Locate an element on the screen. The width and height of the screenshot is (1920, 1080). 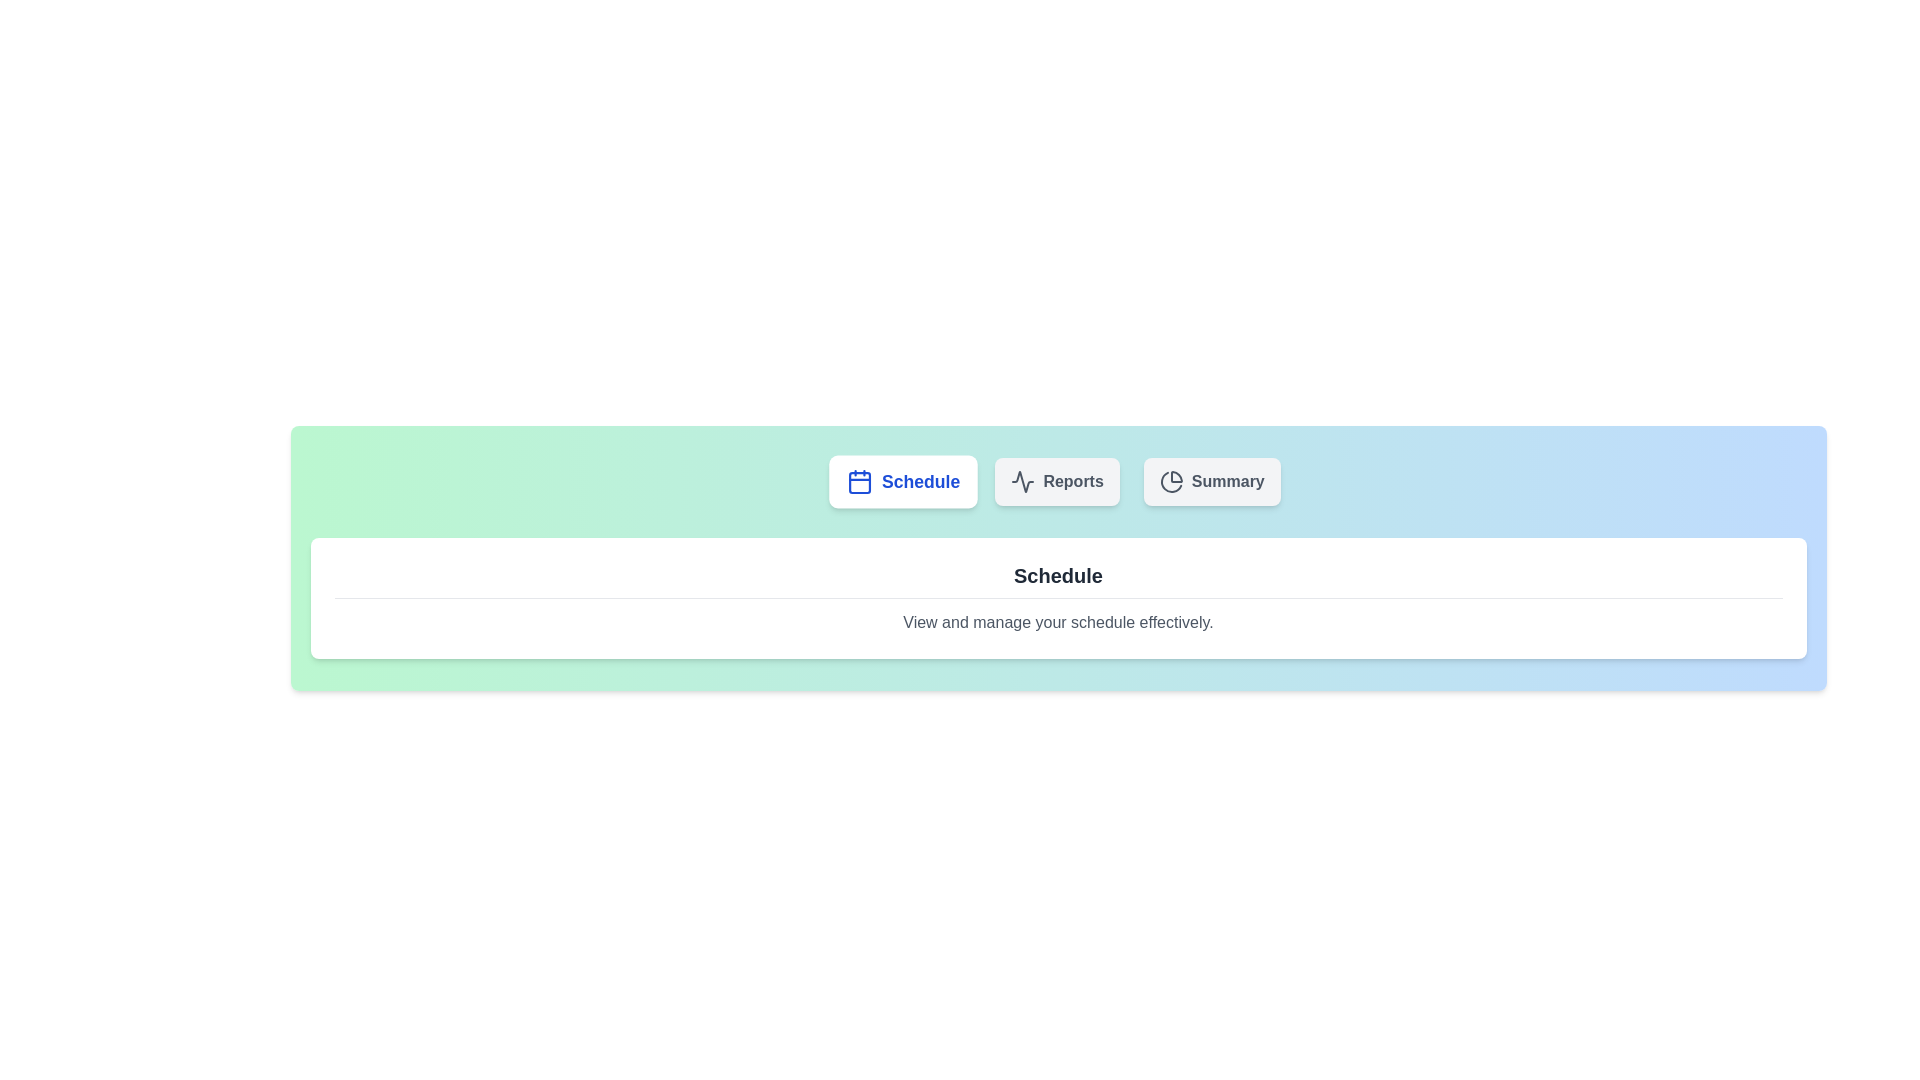
the tab labeled Summary to switch views is located at coordinates (1211, 482).